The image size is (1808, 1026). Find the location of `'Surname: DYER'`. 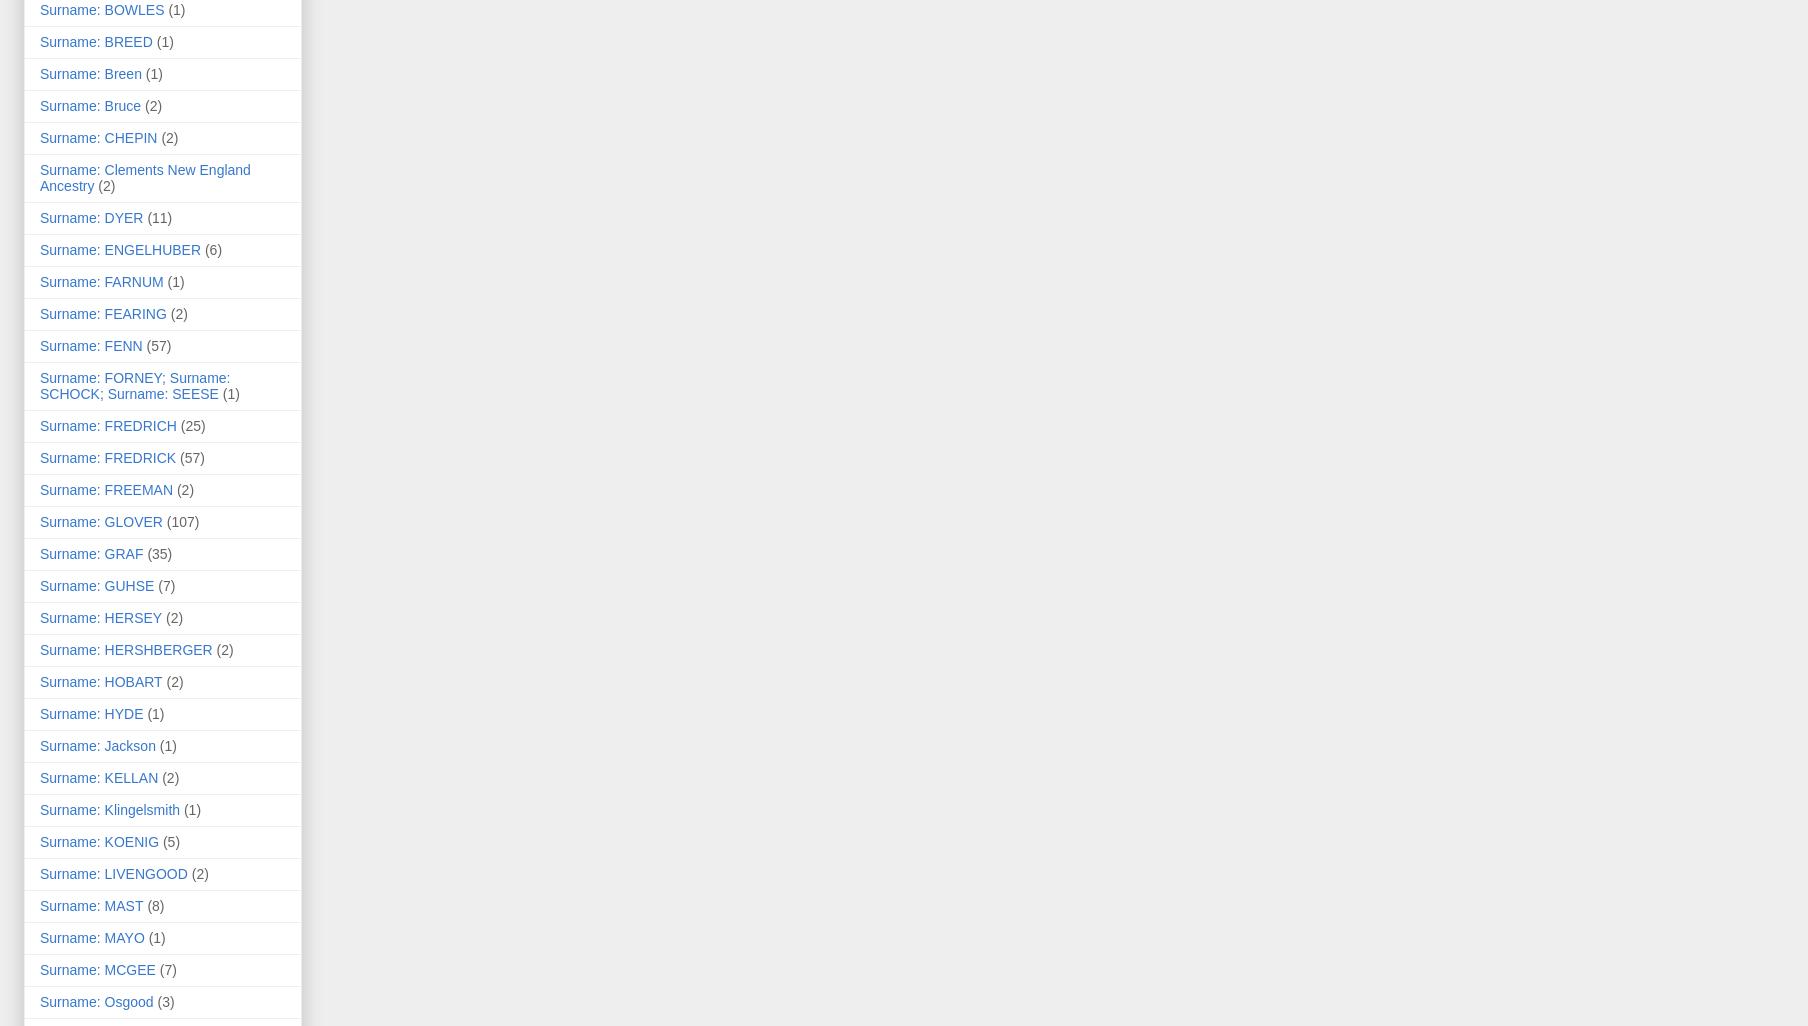

'Surname: DYER' is located at coordinates (90, 218).